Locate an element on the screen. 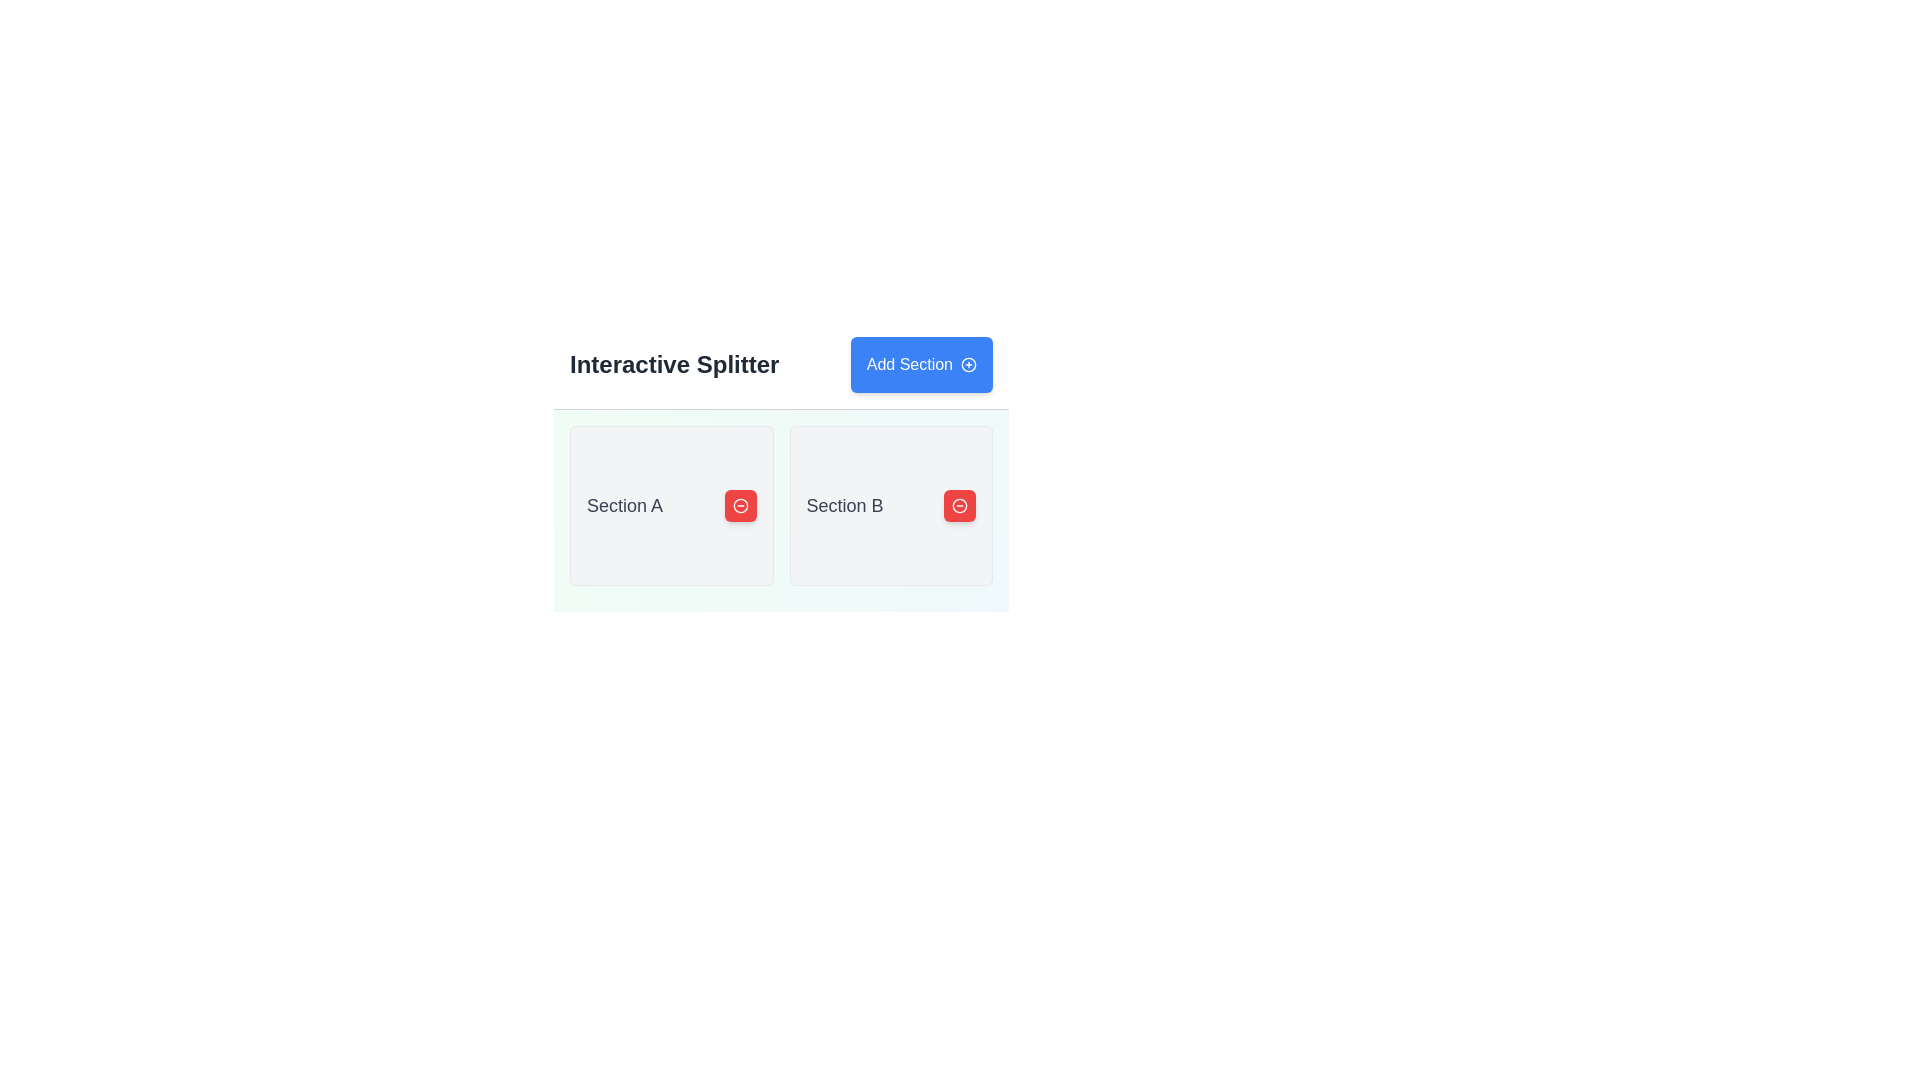 Image resolution: width=1920 pixels, height=1080 pixels. the icon on the right side of the 'Add Section' button is located at coordinates (969, 365).